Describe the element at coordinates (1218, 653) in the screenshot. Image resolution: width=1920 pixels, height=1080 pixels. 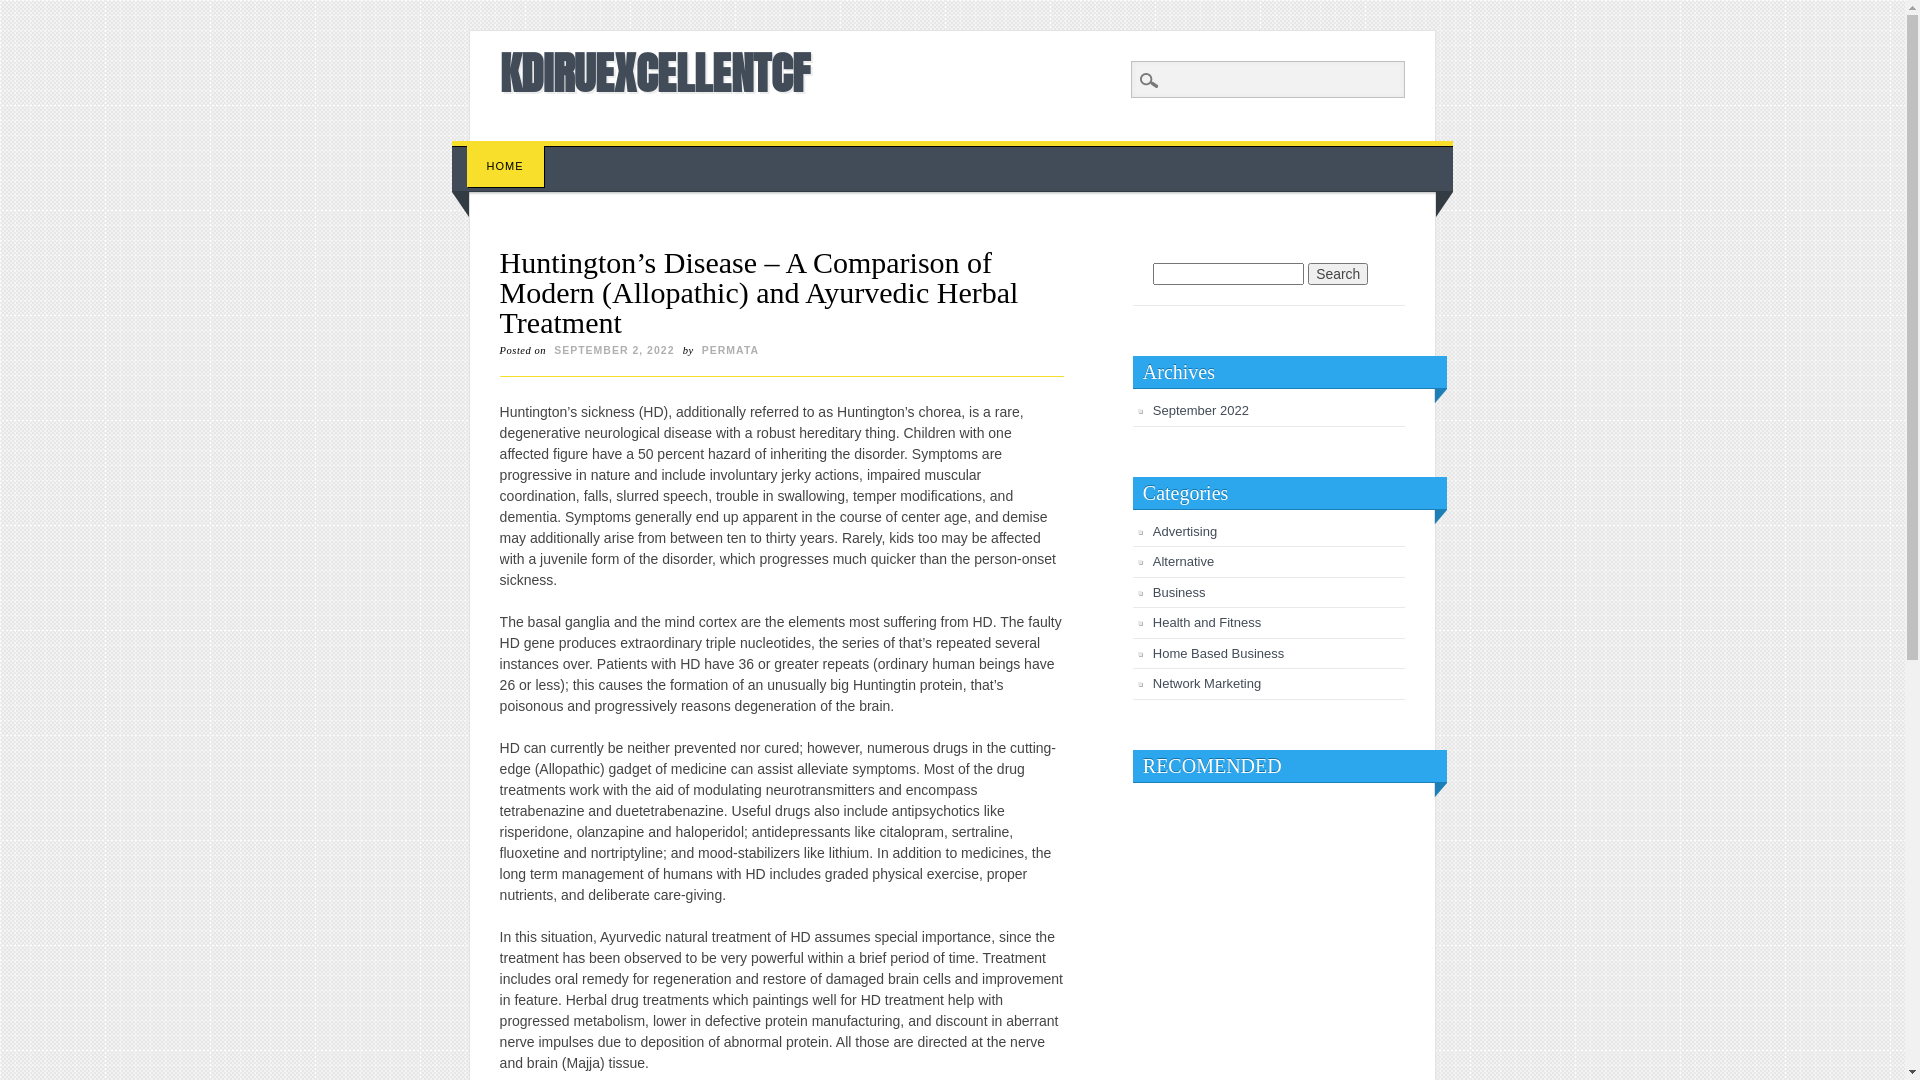
I see `'Home Based Business'` at that location.